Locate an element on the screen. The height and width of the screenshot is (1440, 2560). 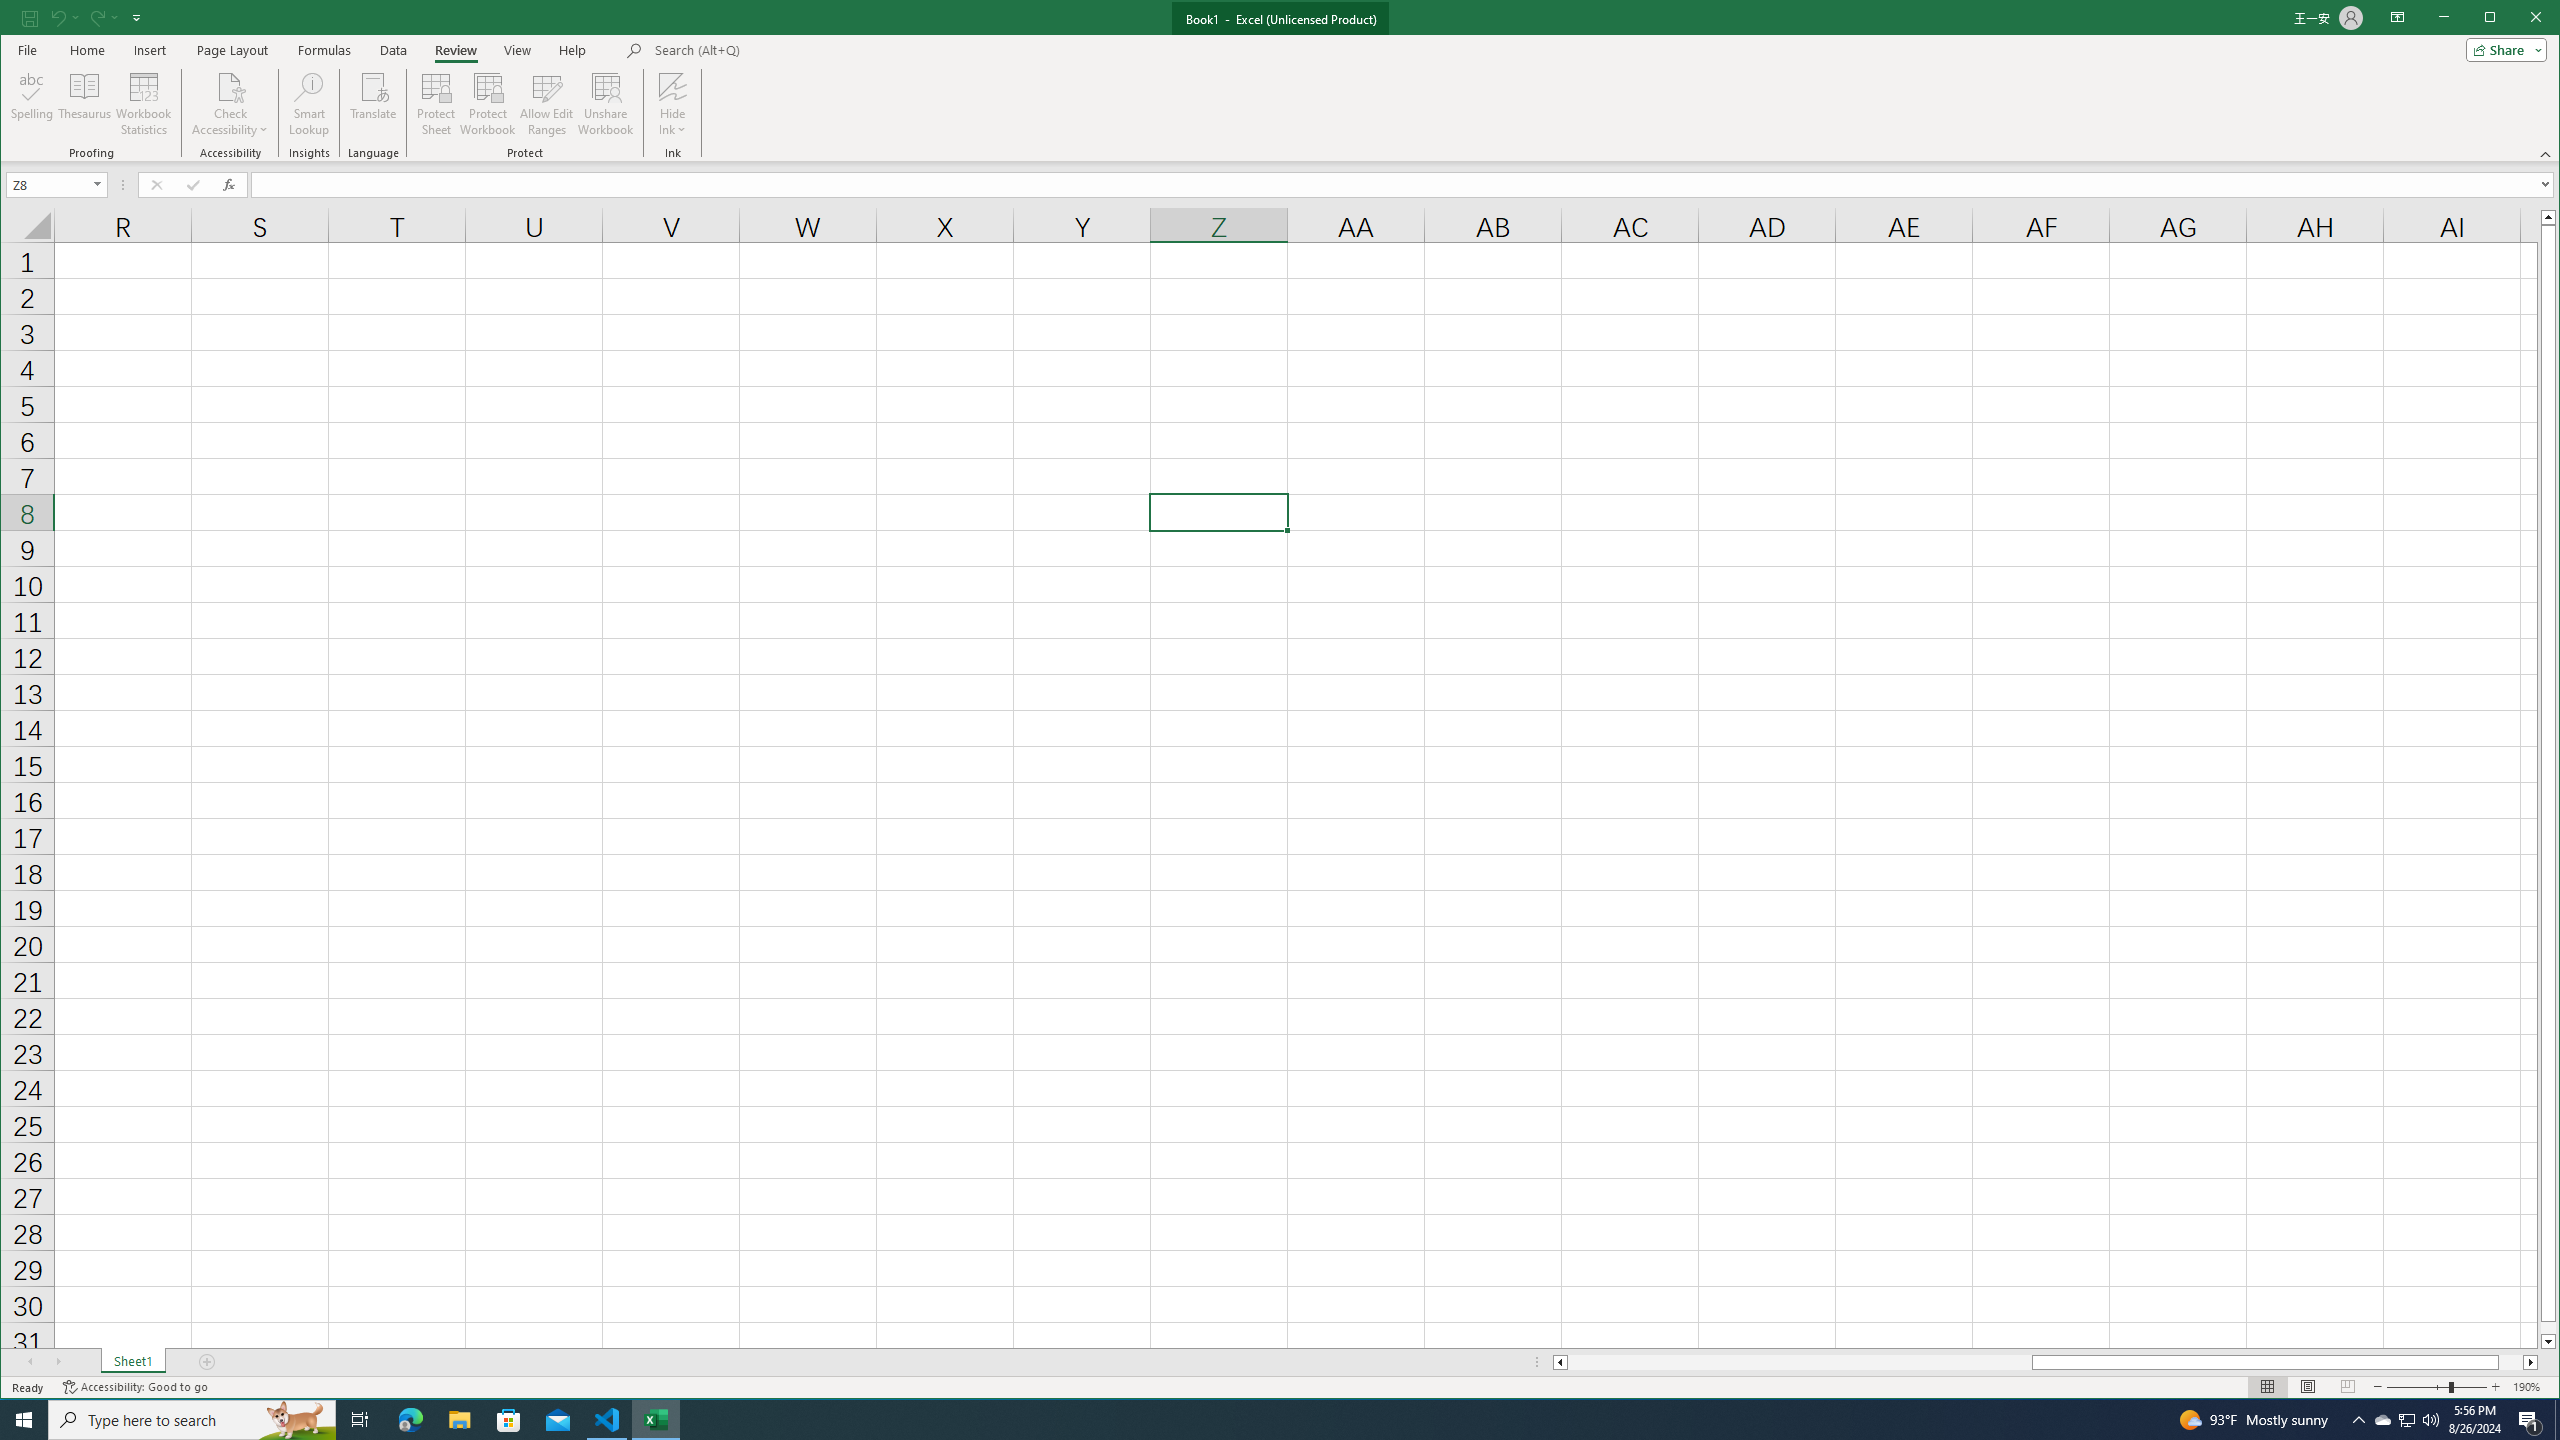
'File Explorer' is located at coordinates (458, 1418).